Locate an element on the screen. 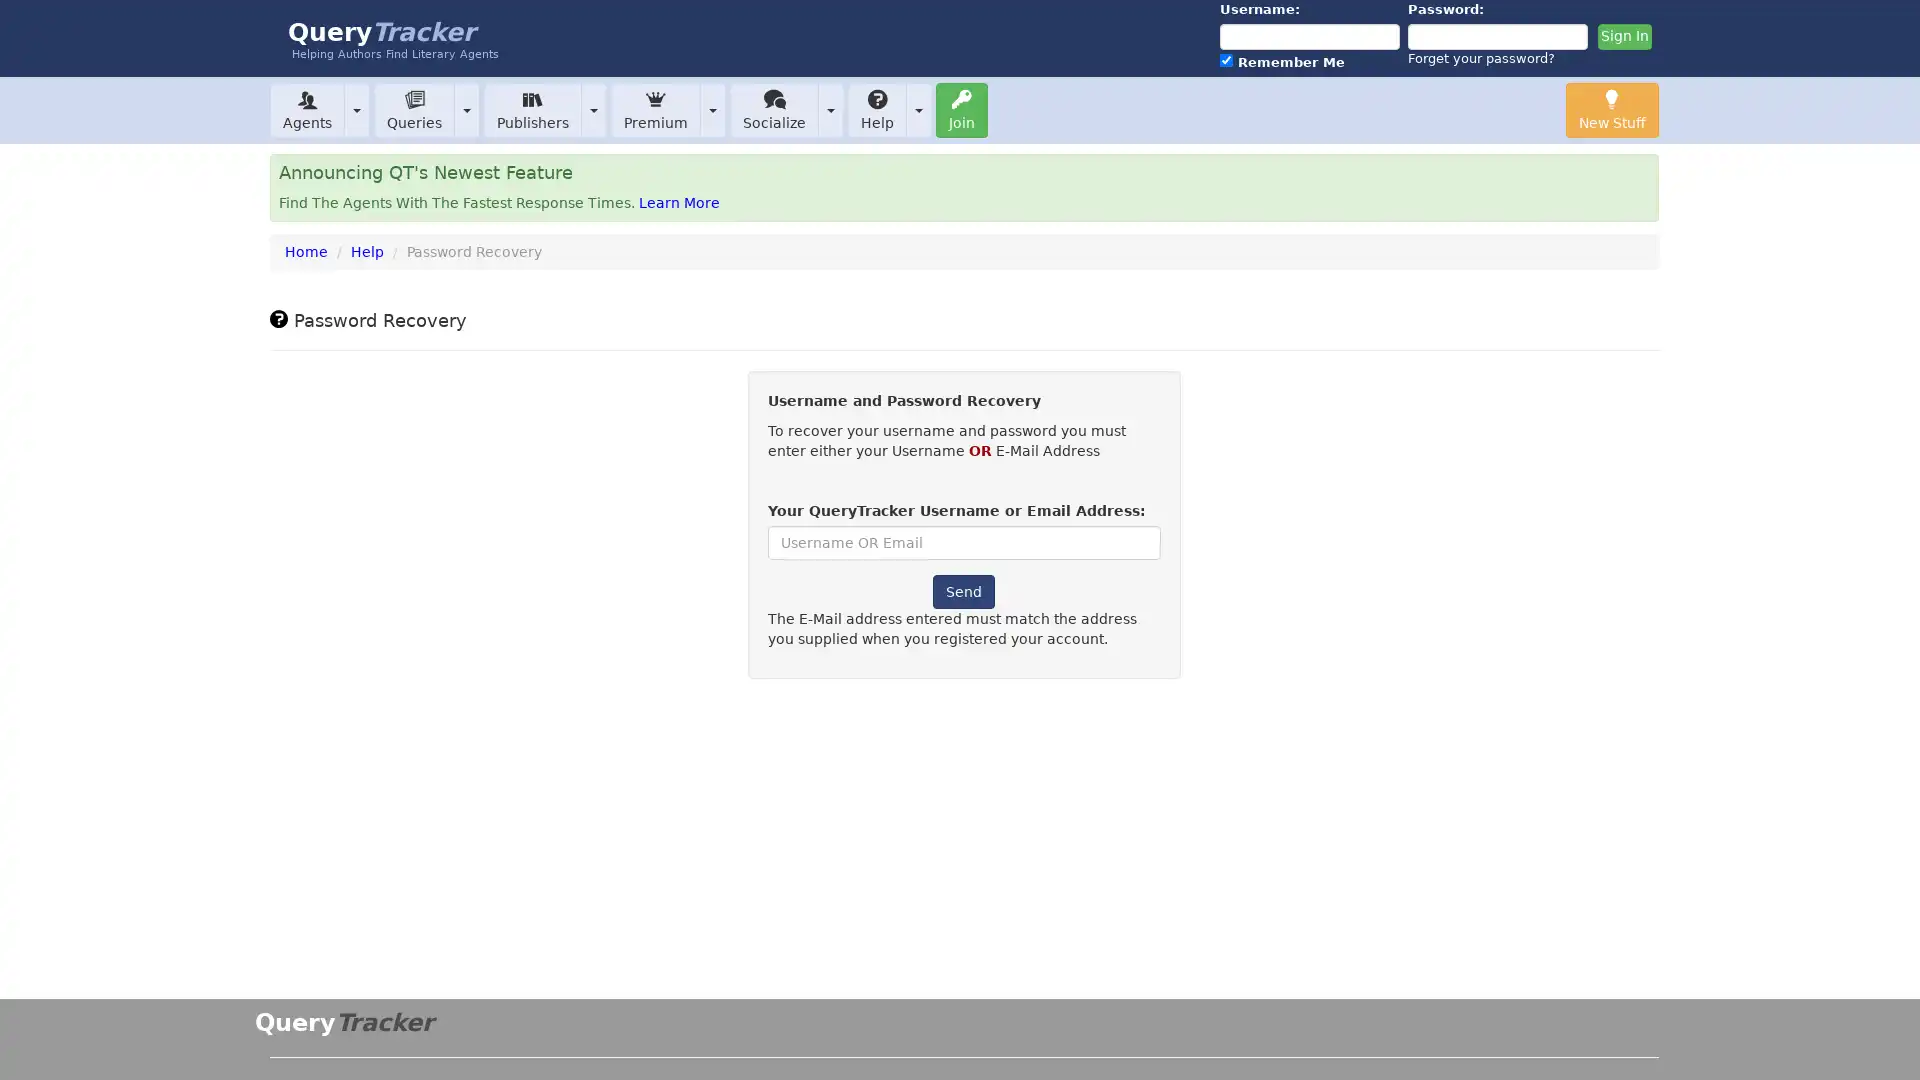  Send is located at coordinates (964, 590).